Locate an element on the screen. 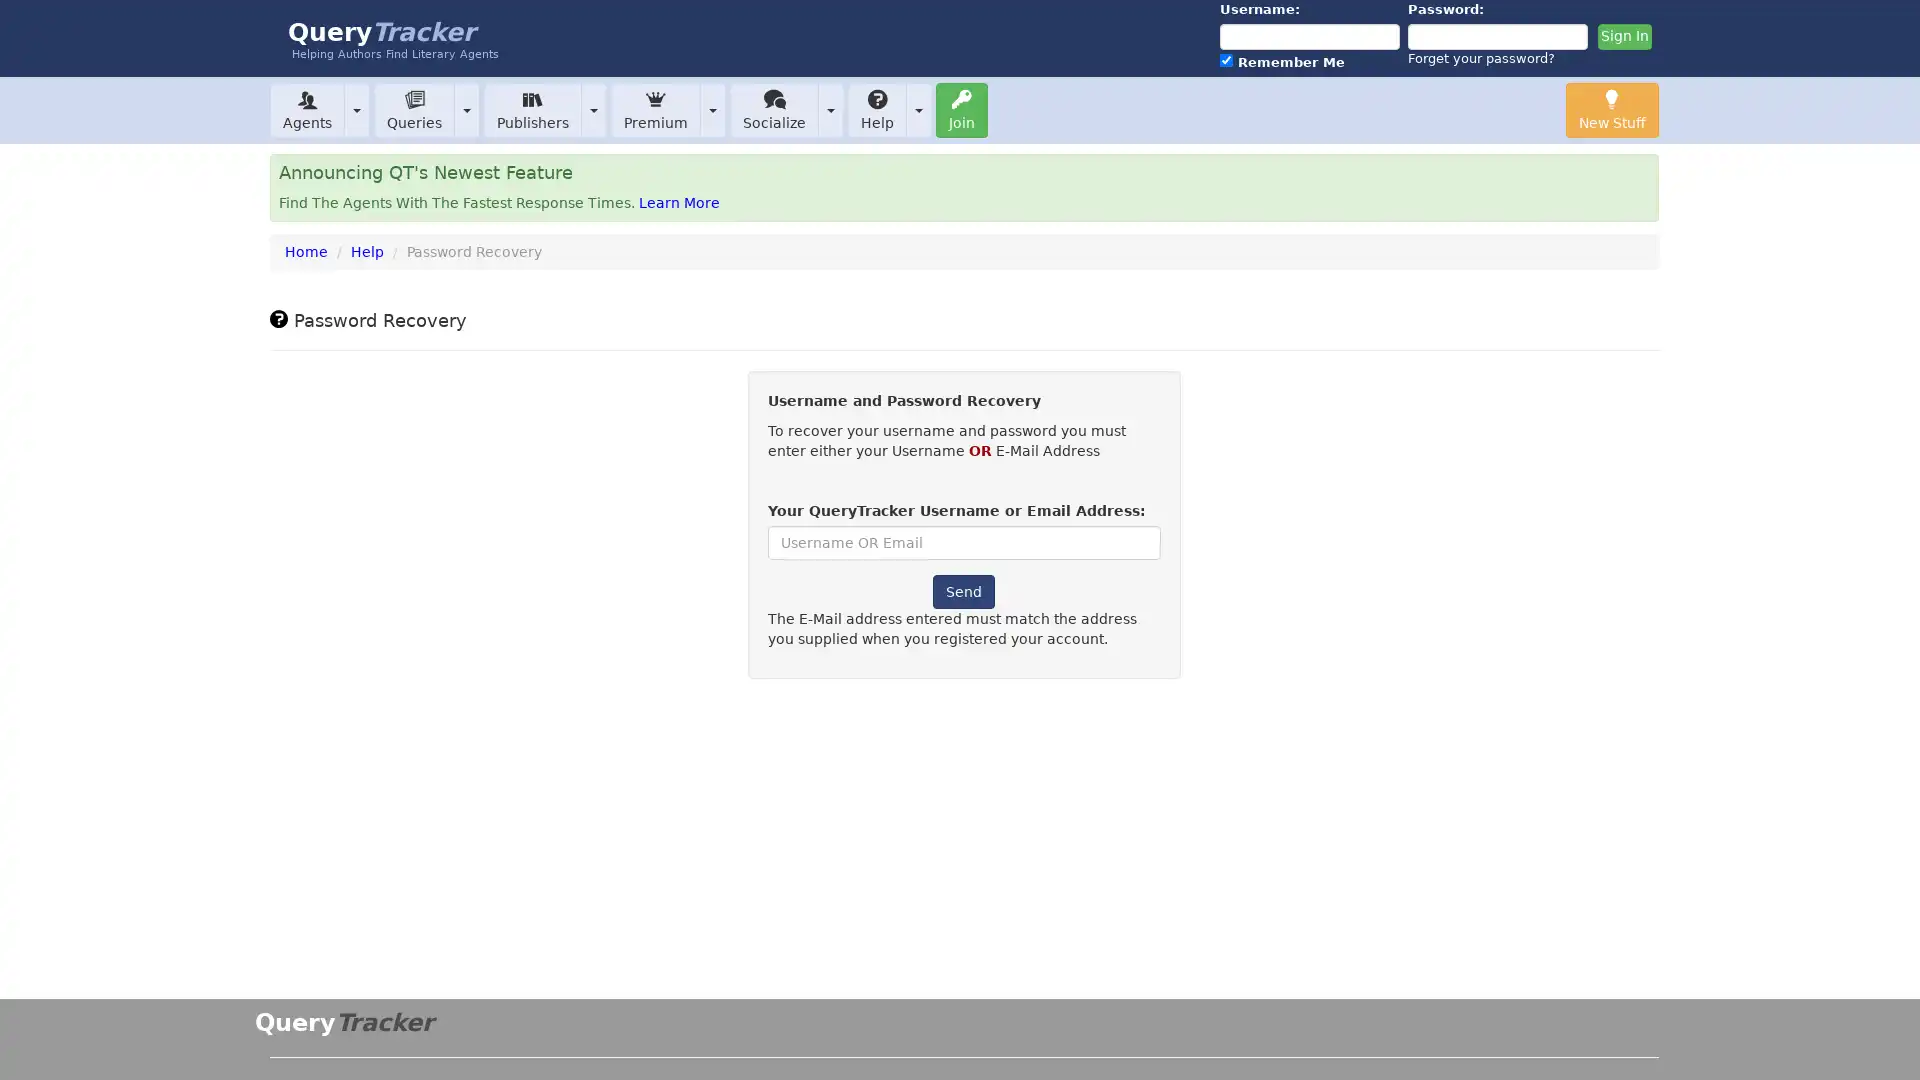  Send is located at coordinates (964, 590).